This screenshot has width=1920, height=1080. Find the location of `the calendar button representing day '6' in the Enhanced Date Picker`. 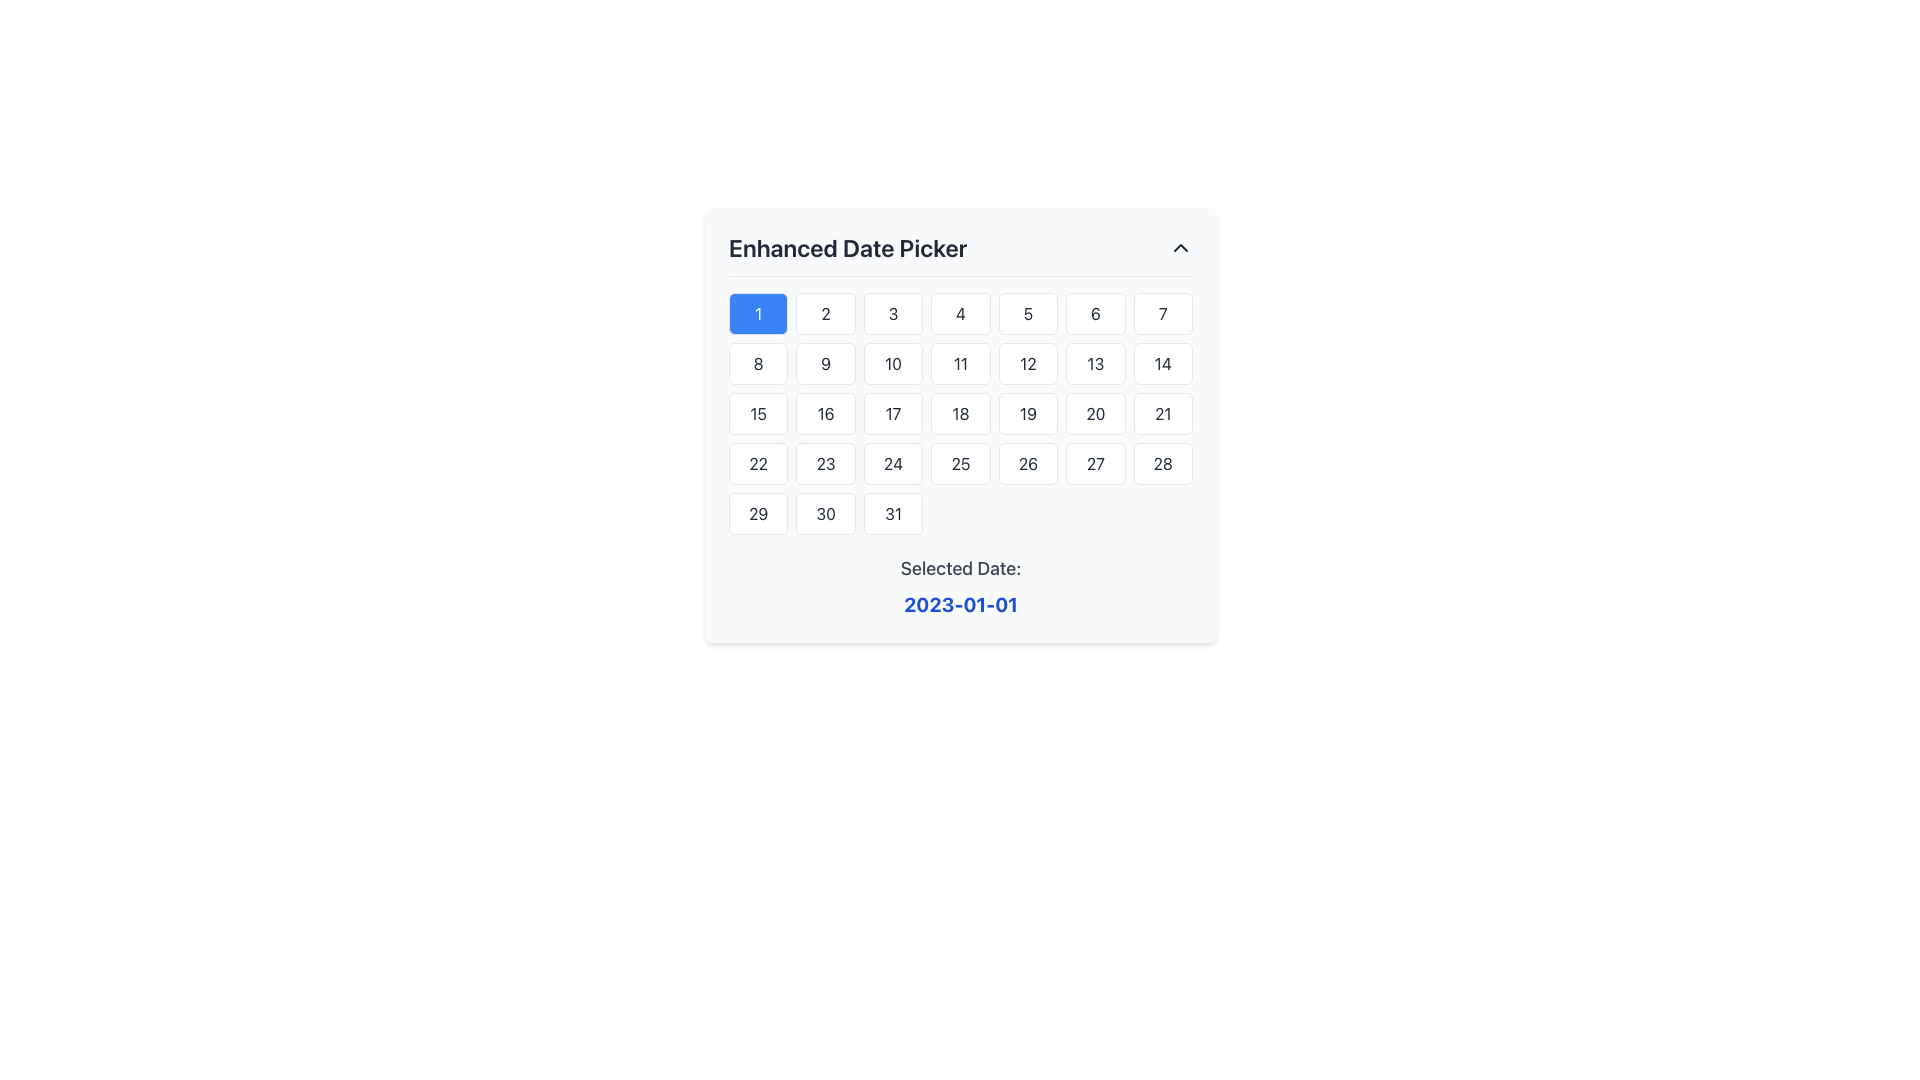

the calendar button representing day '6' in the Enhanced Date Picker is located at coordinates (1094, 313).